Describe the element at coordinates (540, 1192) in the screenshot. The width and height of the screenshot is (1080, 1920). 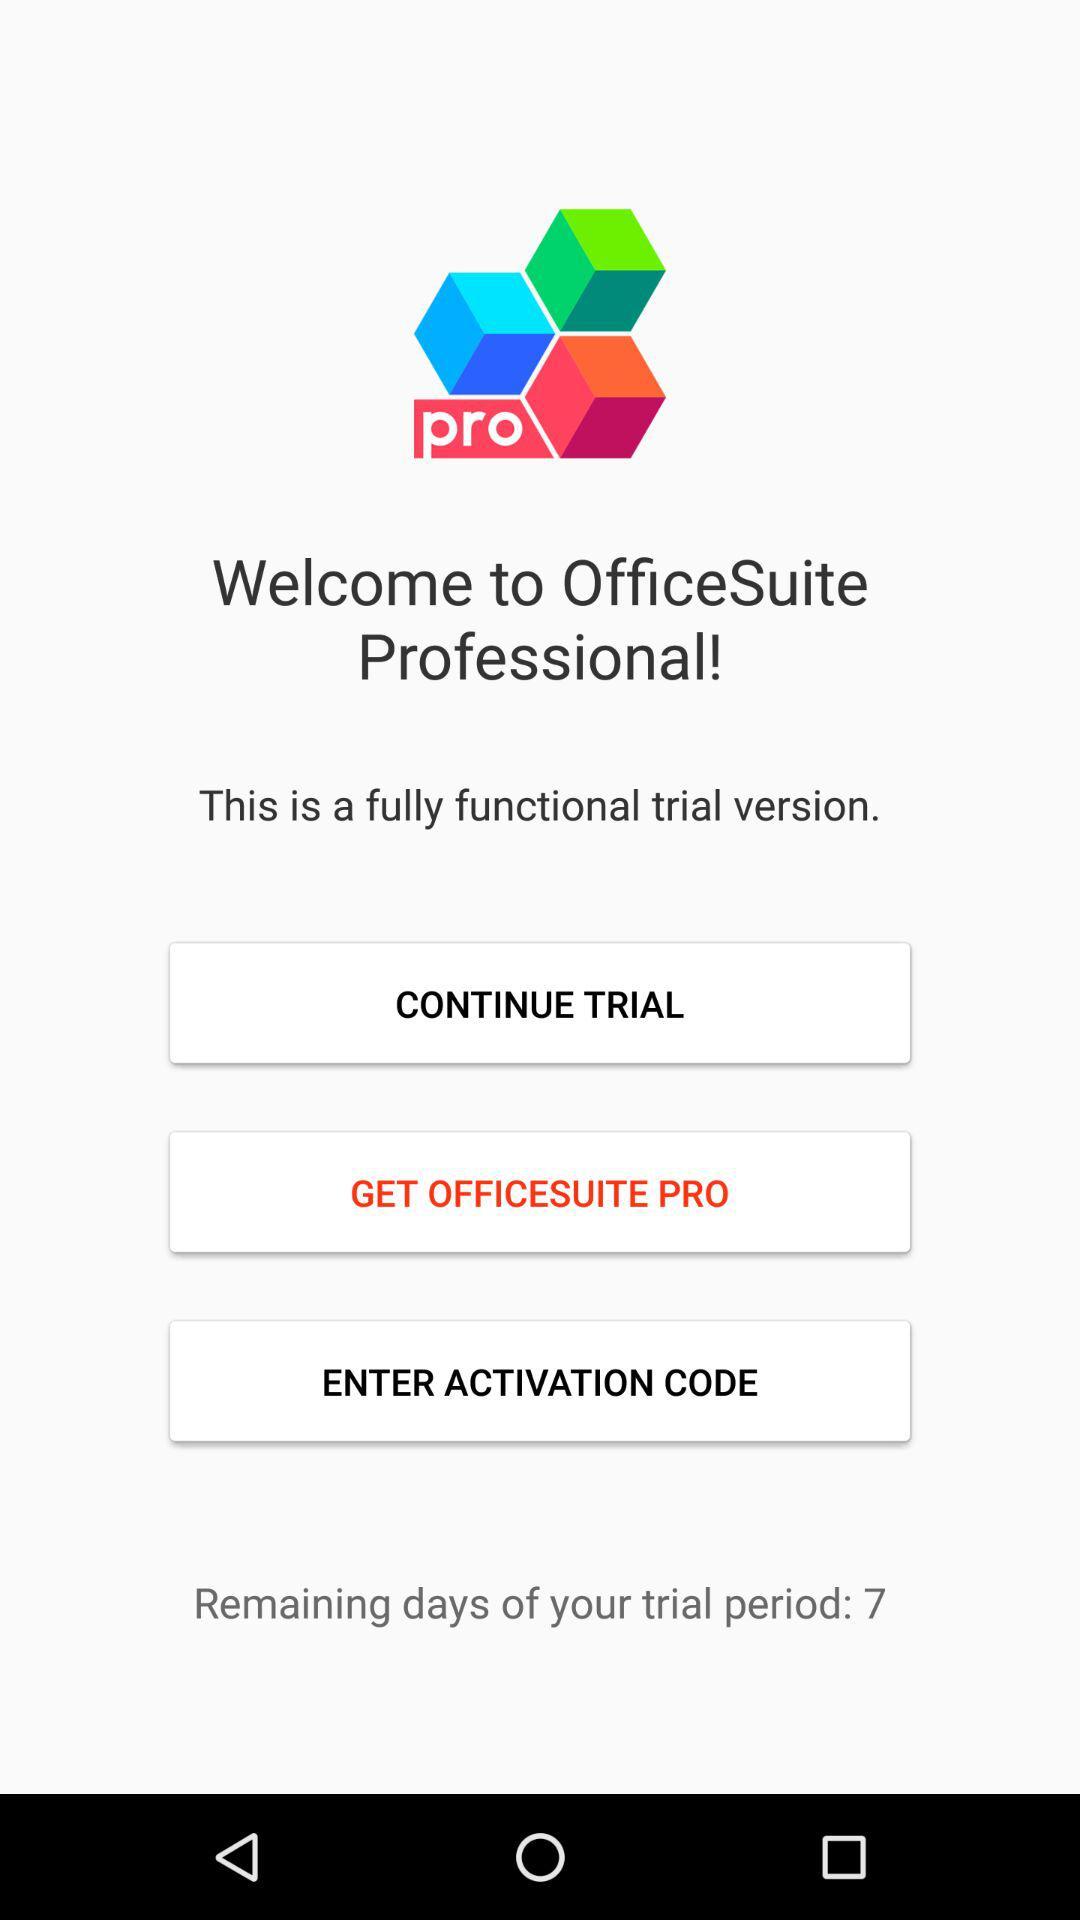
I see `icon above enter activation code icon` at that location.